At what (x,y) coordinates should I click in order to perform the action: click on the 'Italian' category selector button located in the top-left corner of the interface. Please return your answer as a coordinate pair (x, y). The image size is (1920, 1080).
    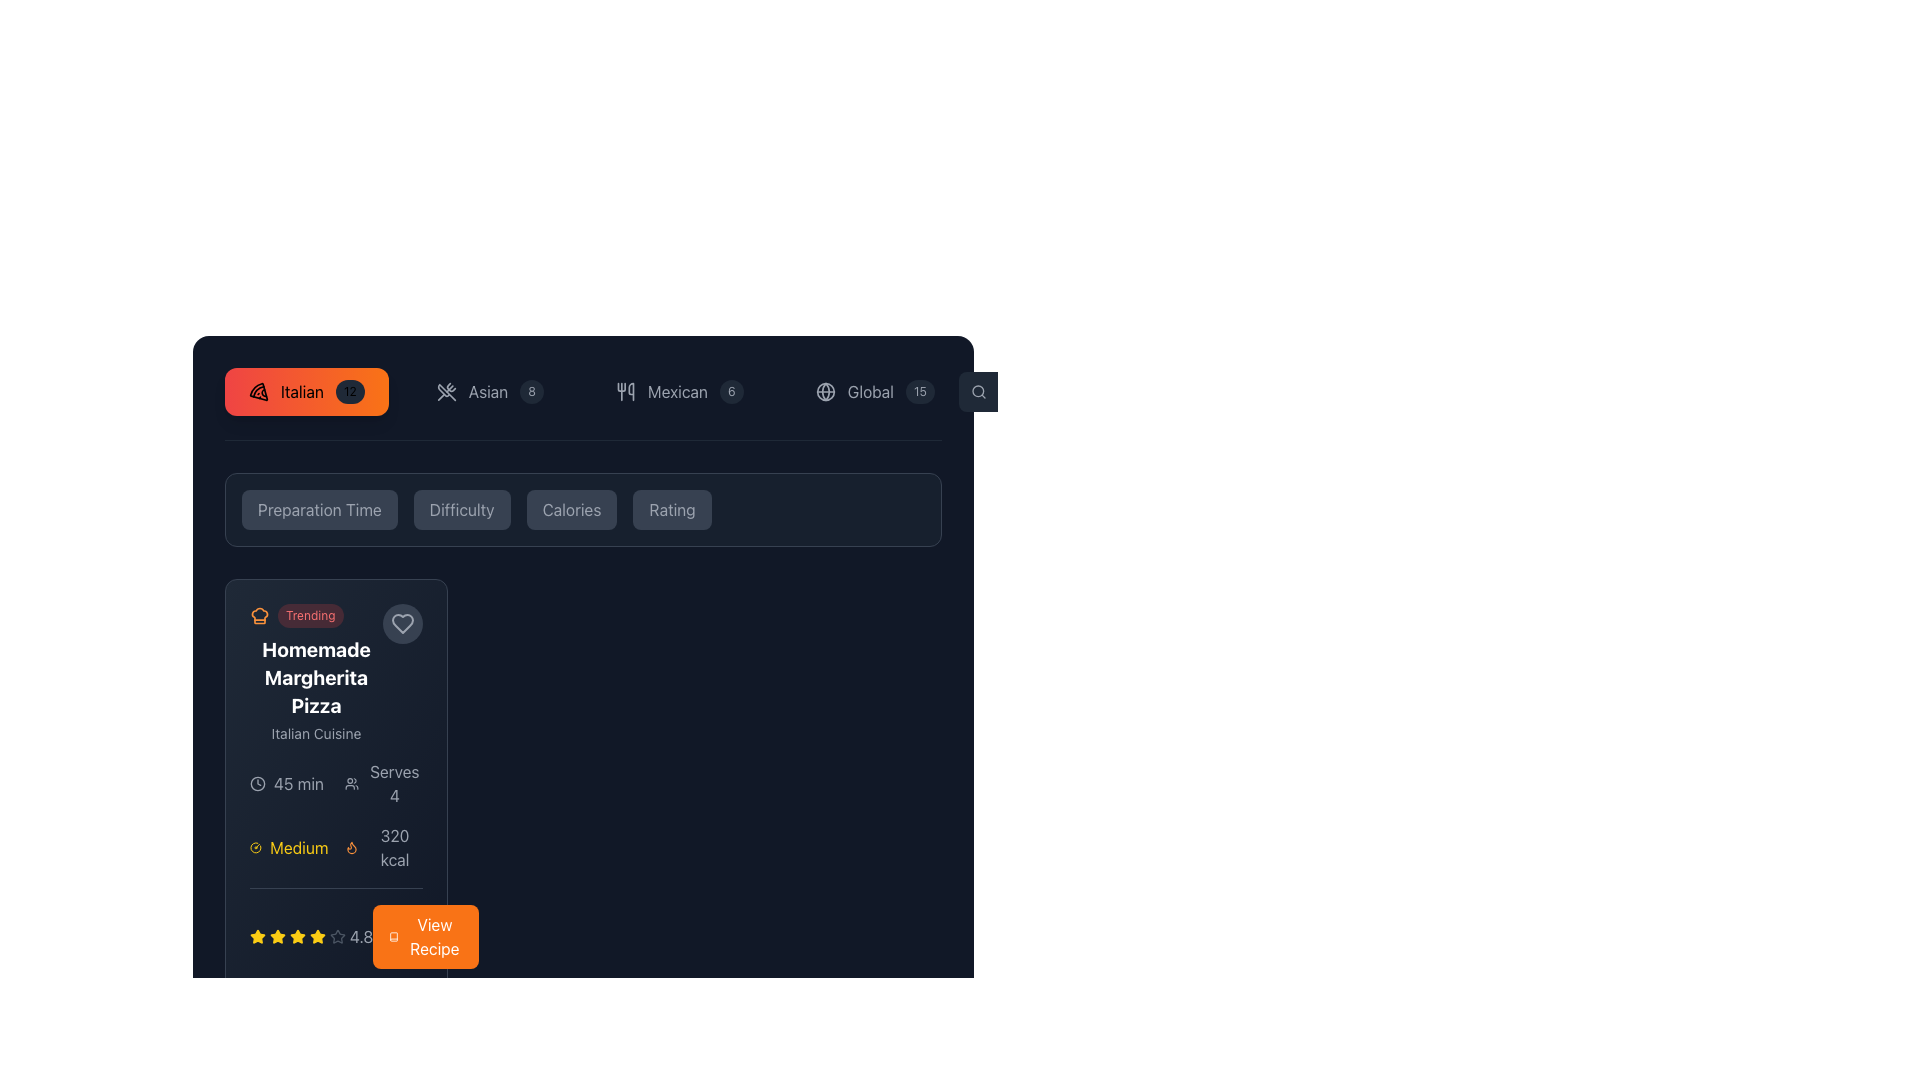
    Looking at the image, I should click on (305, 392).